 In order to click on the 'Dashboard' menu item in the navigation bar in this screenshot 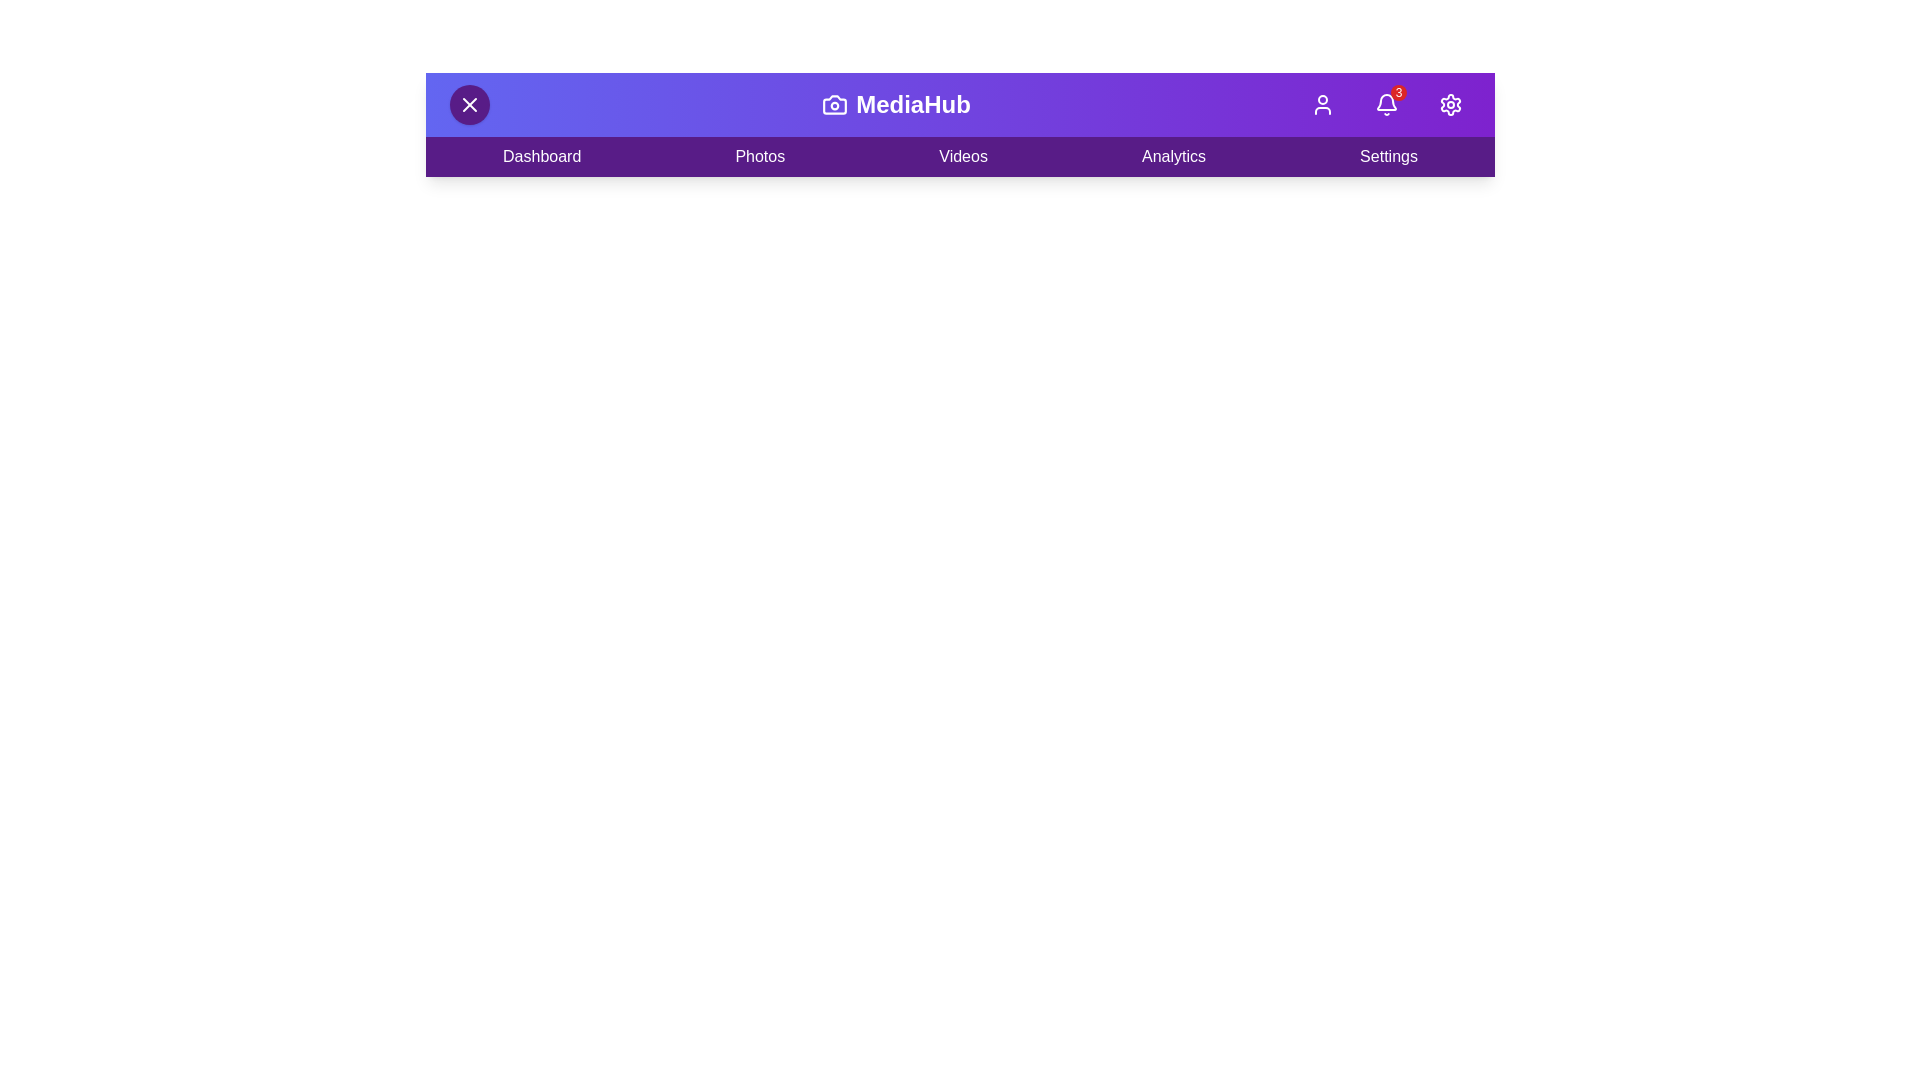, I will do `click(542, 156)`.